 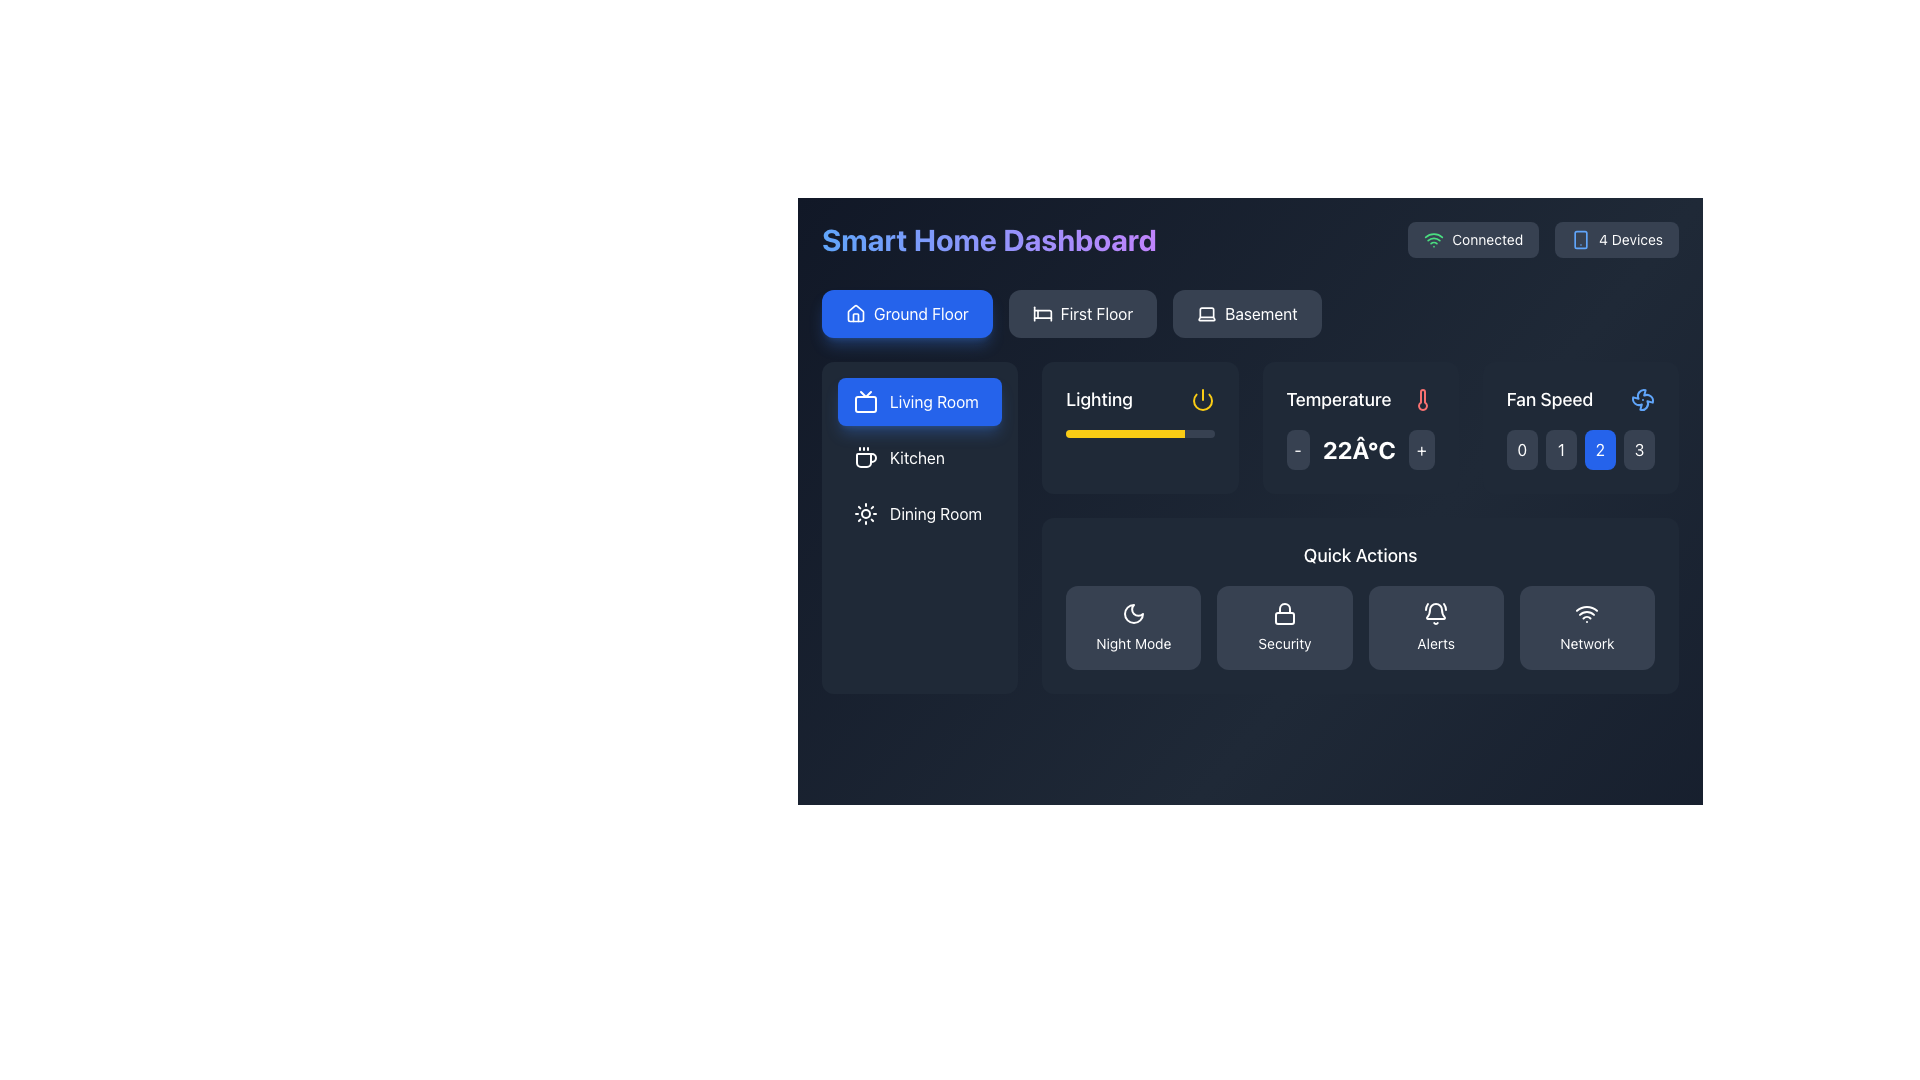 What do you see at coordinates (1095, 313) in the screenshot?
I see `the 'First Floor' text label` at bounding box center [1095, 313].